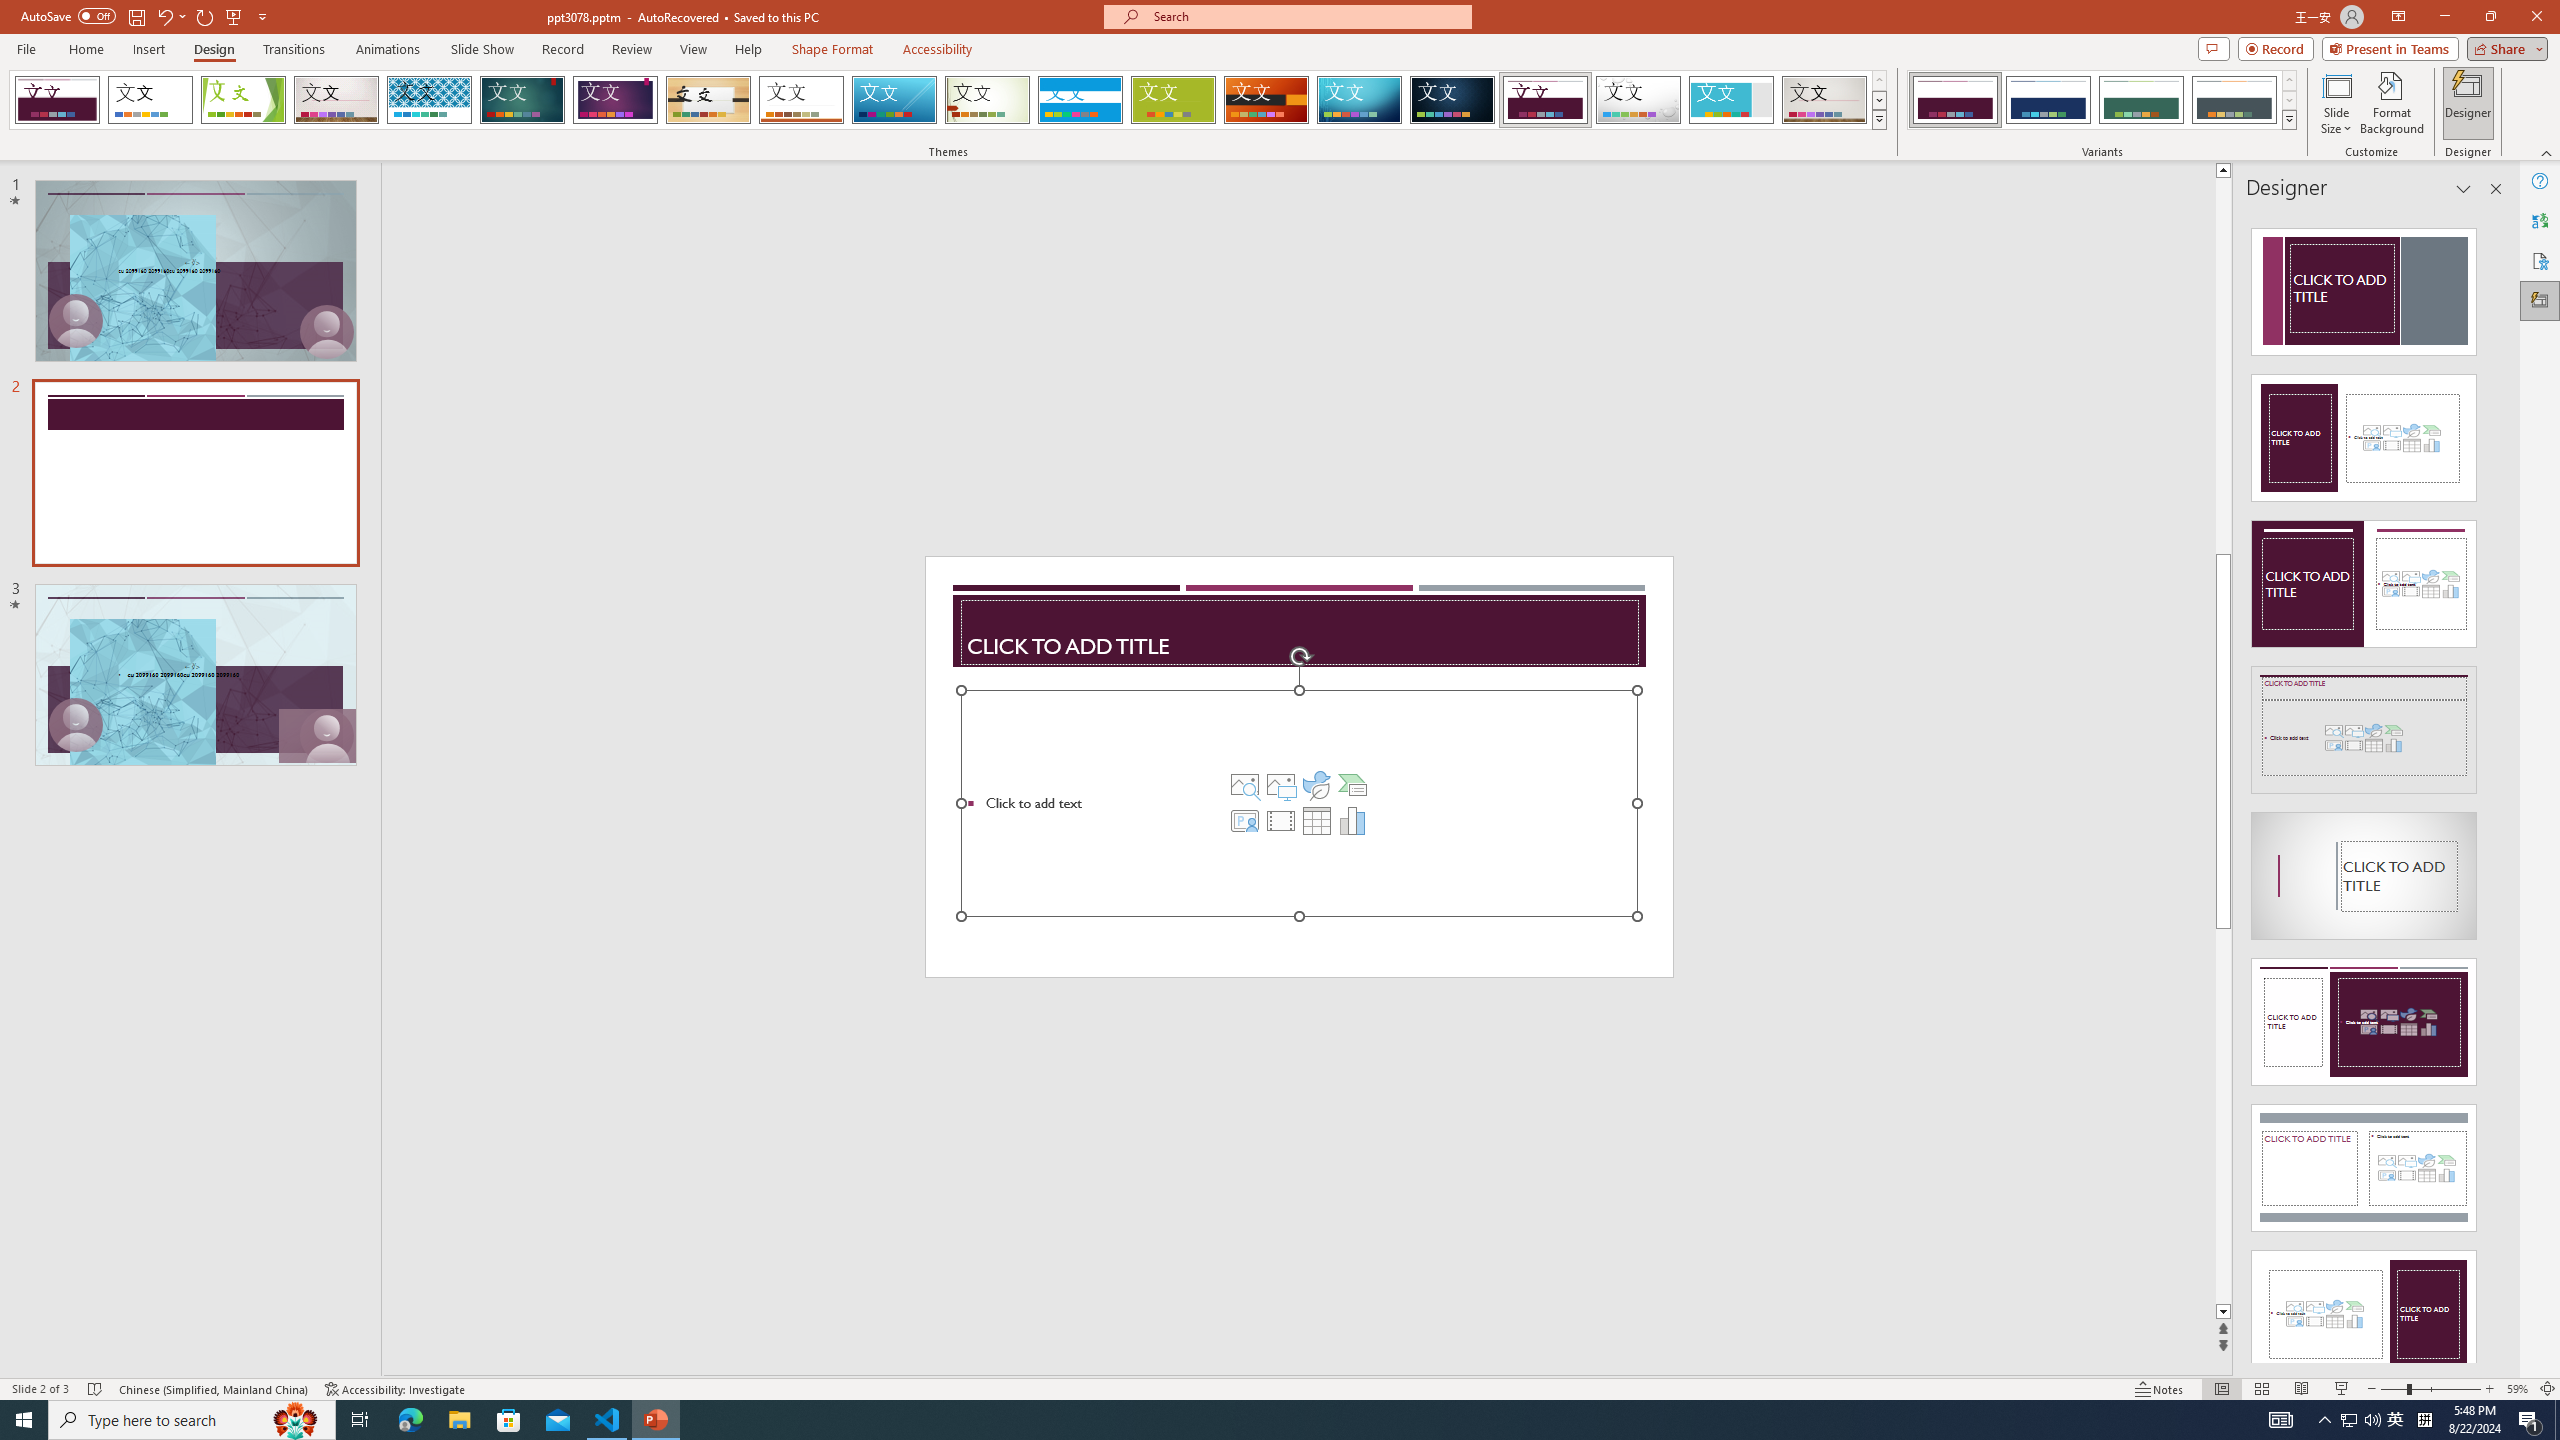  Describe the element at coordinates (615, 99) in the screenshot. I see `'Ion Boardroom'` at that location.